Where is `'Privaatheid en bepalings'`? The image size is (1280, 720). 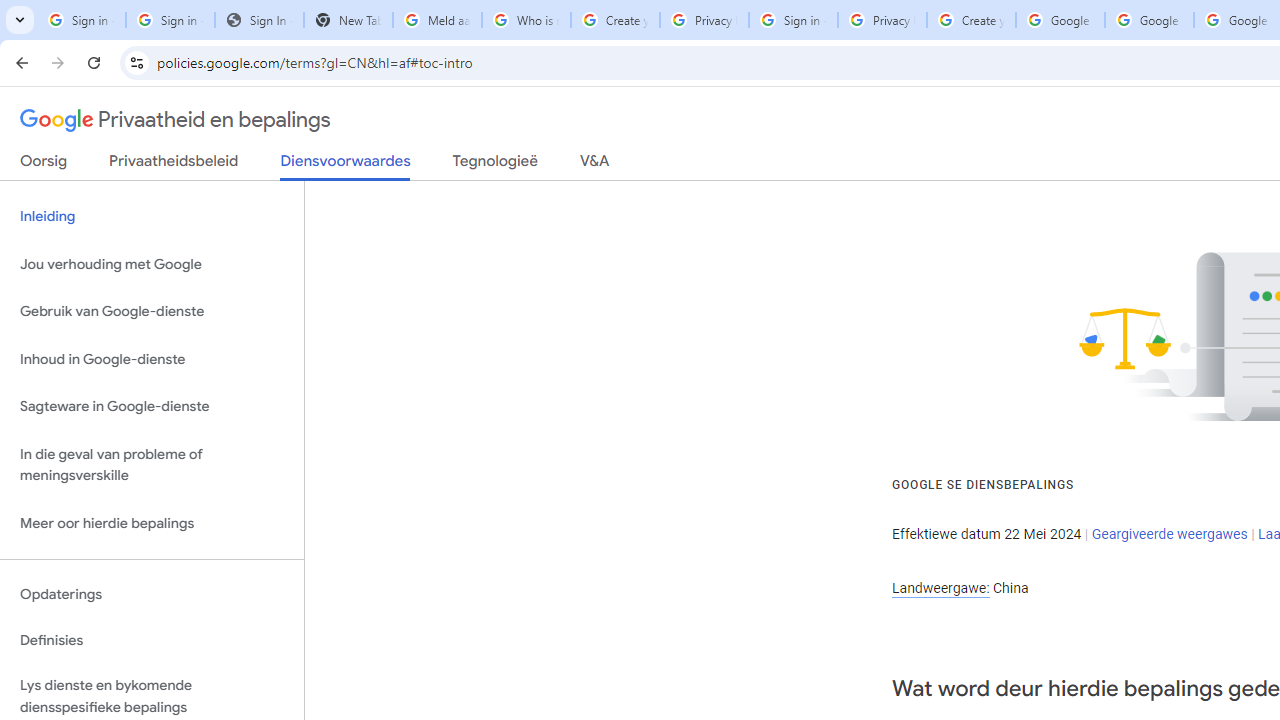
'Privaatheid en bepalings' is located at coordinates (176, 120).